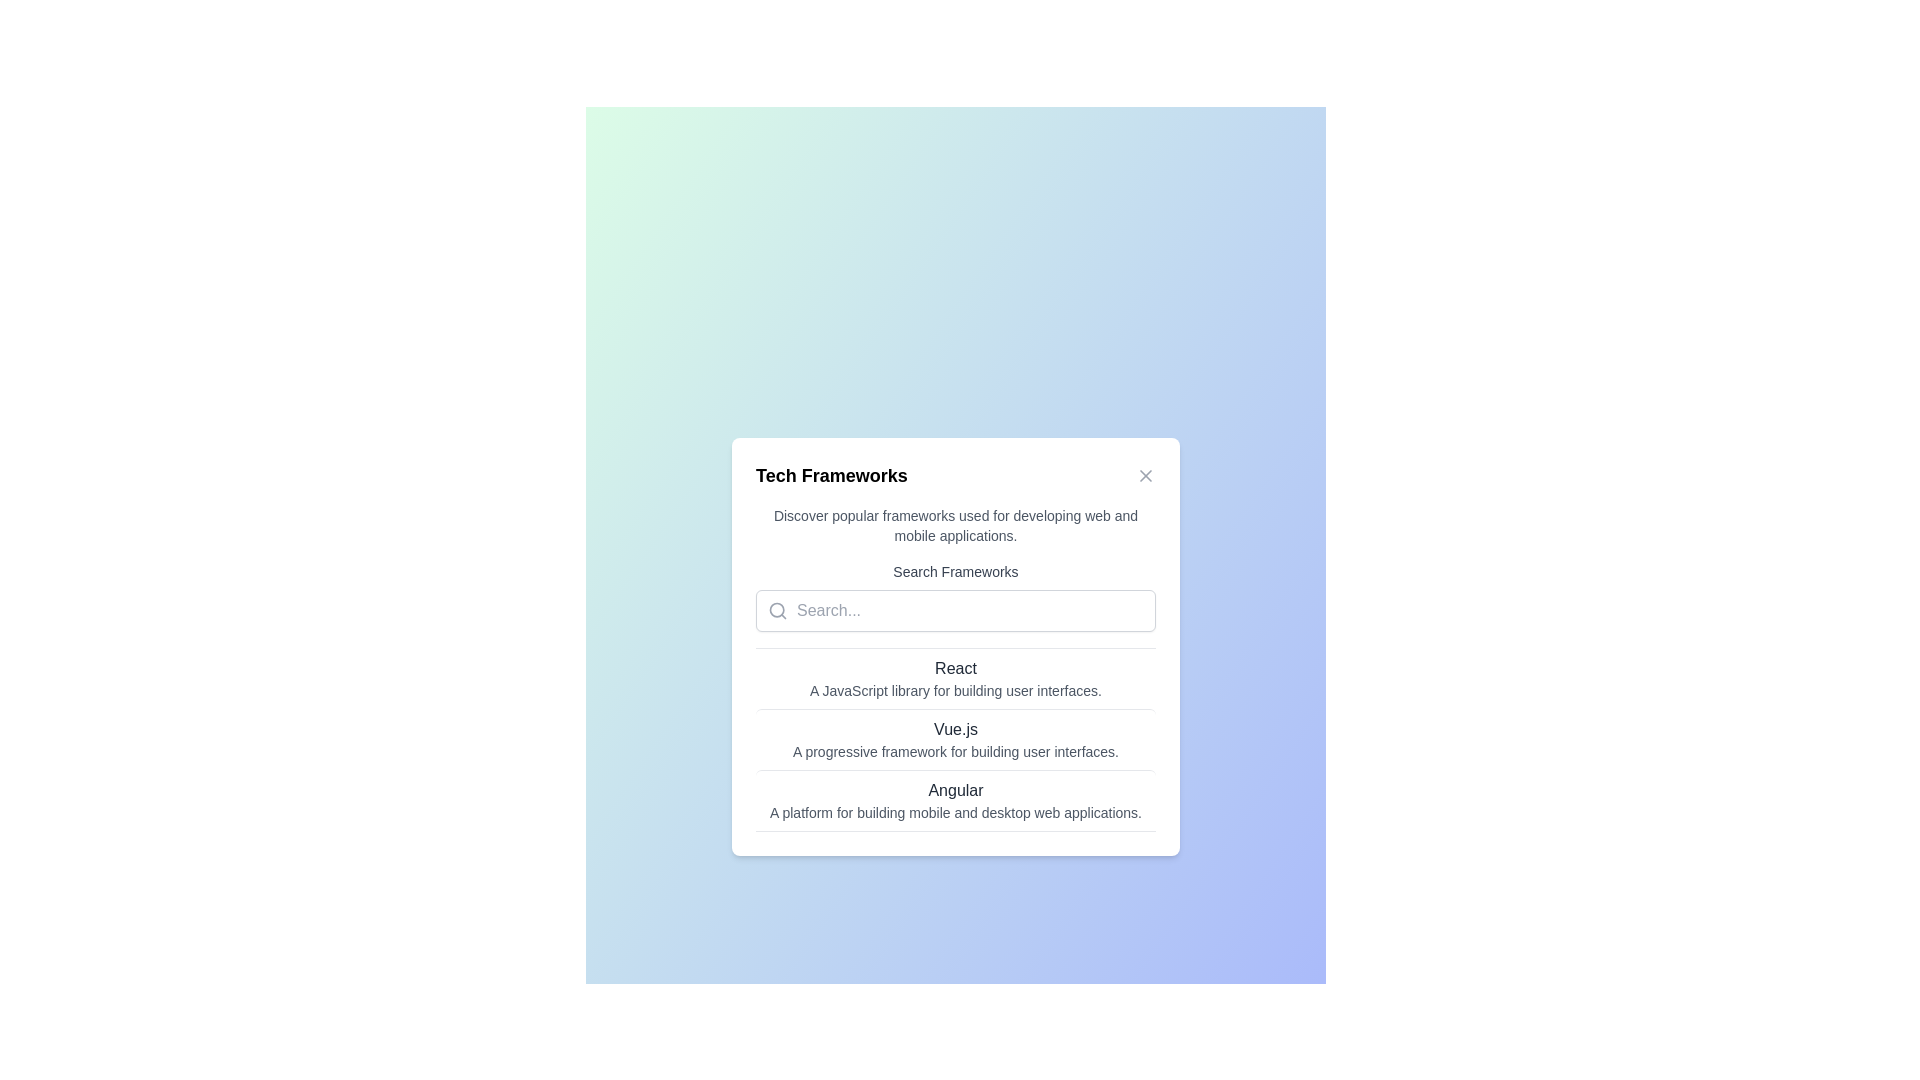 The height and width of the screenshot is (1080, 1920). I want to click on the second row of the framework list displaying 'Vue.js' with the description 'A progressive framework for building user interfaces', so click(954, 740).